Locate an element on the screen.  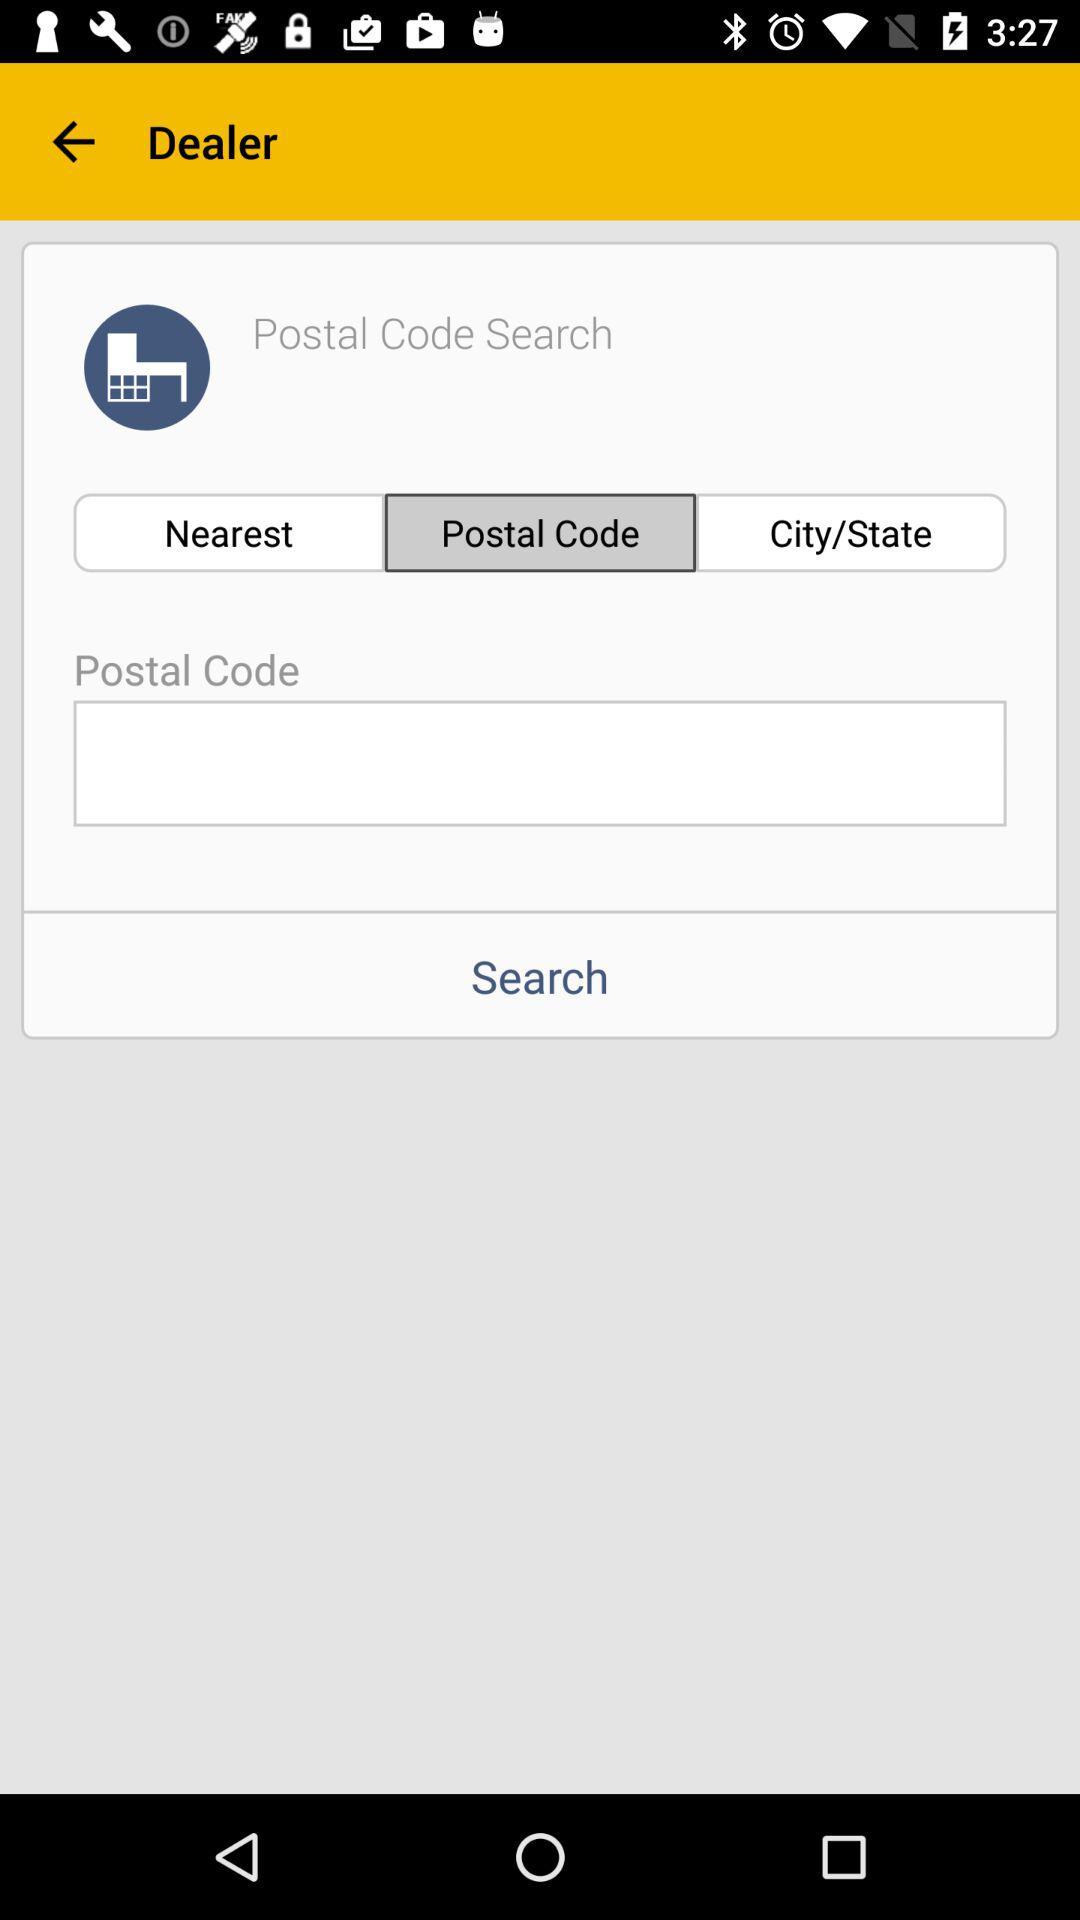
icon above search item is located at coordinates (540, 762).